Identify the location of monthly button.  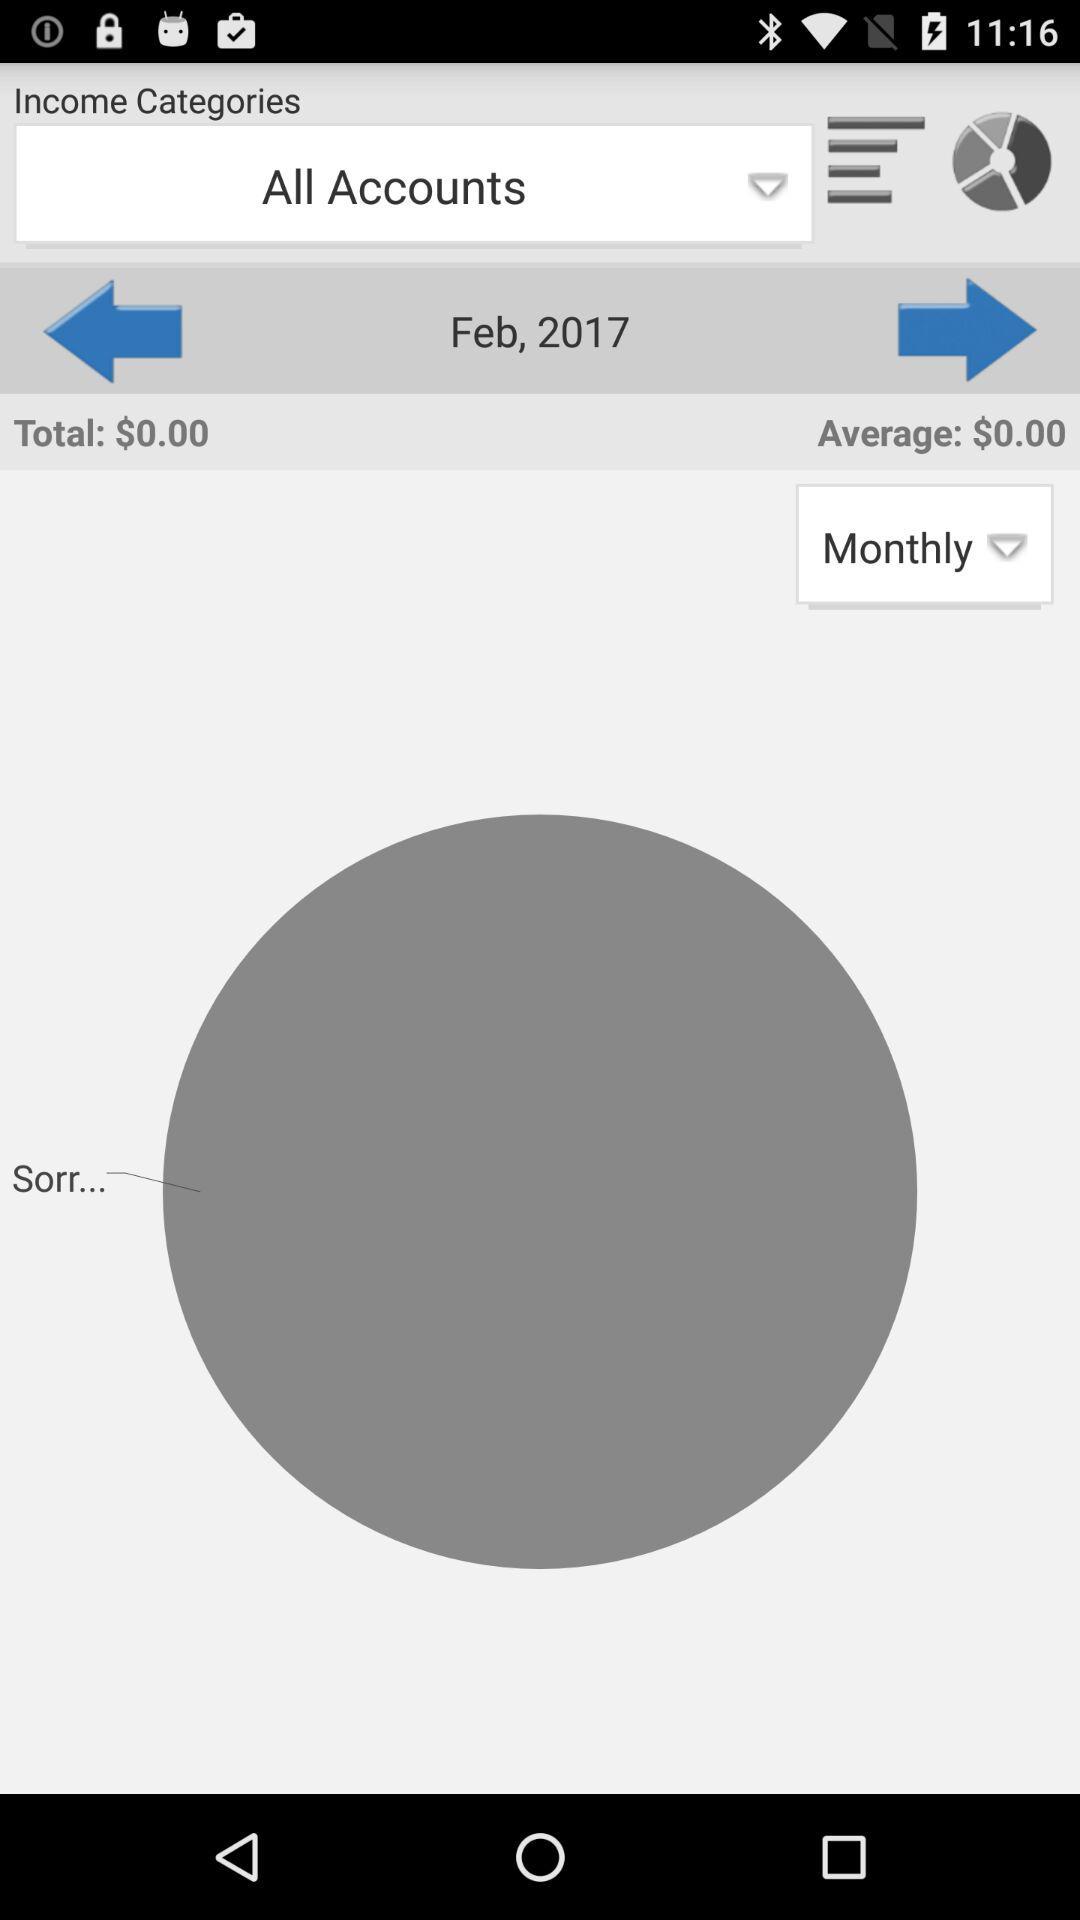
(924, 546).